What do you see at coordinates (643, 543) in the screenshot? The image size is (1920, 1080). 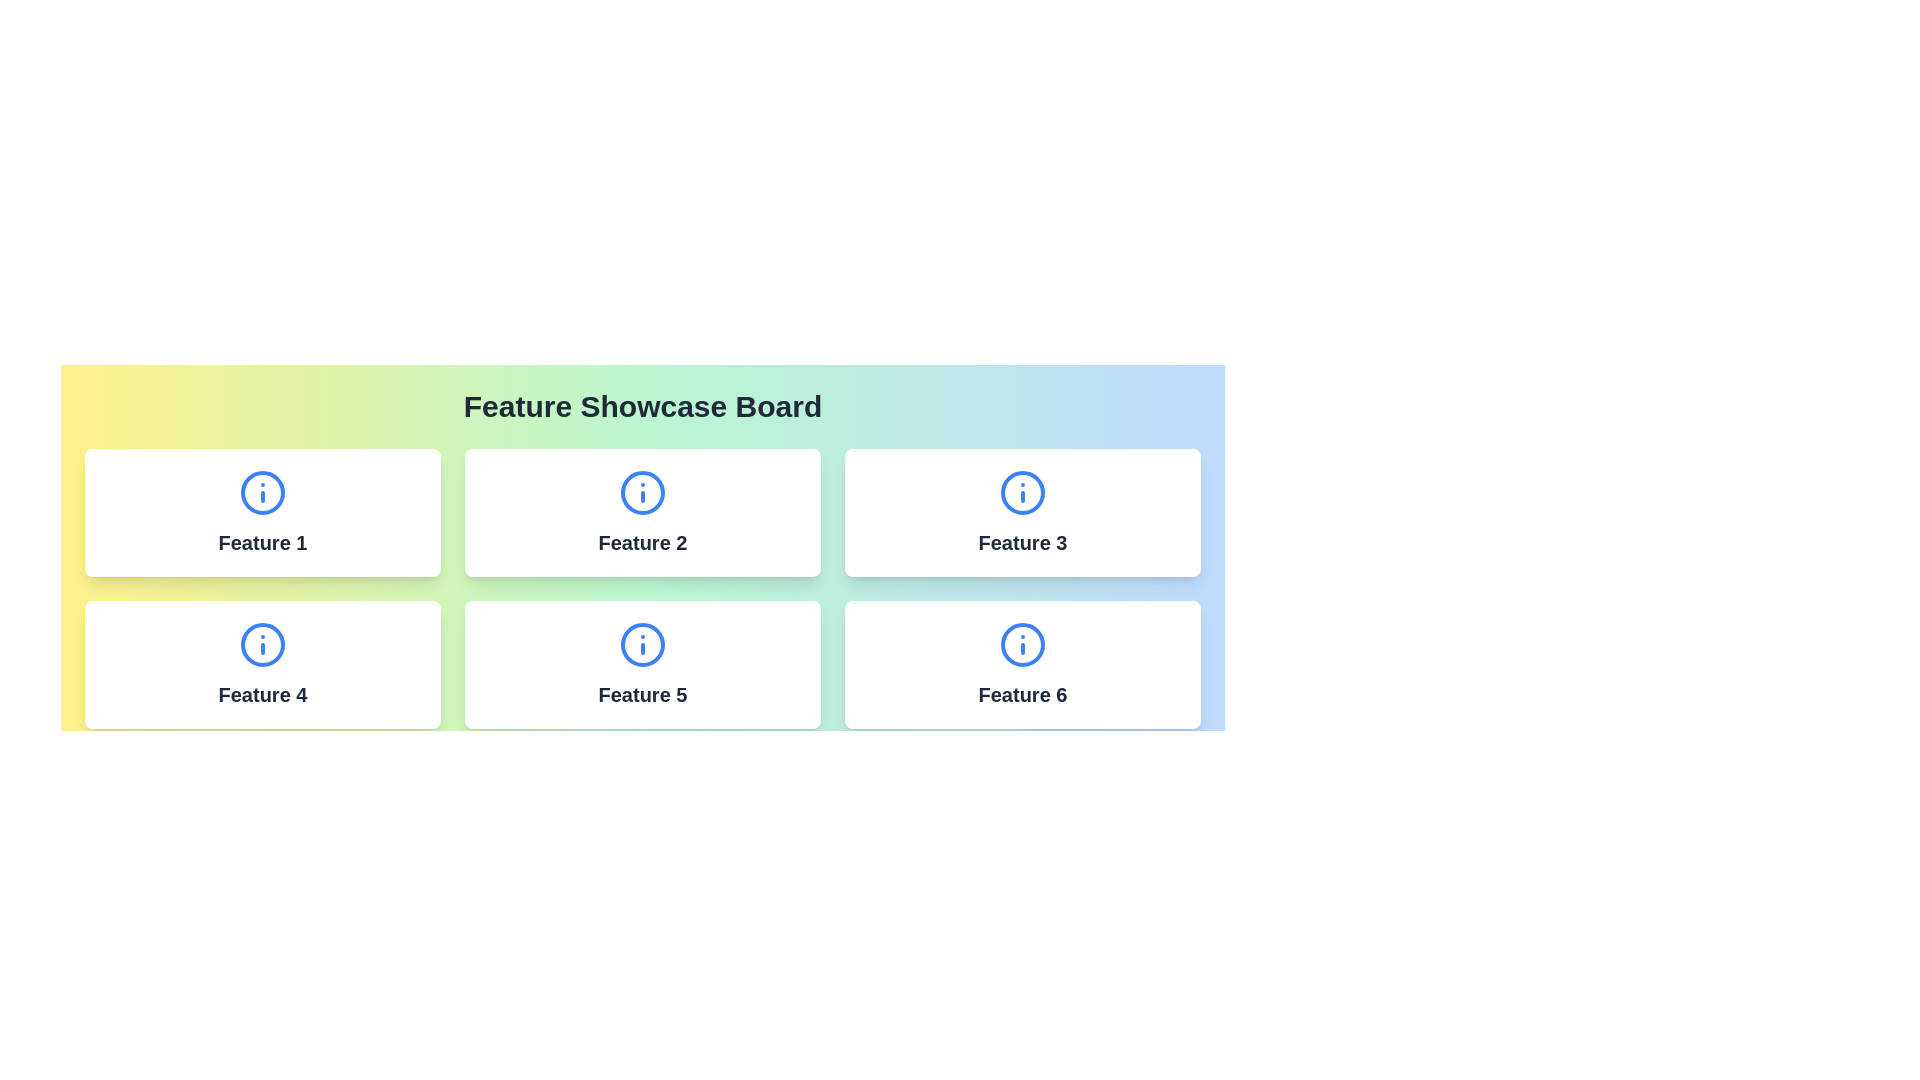 I see `the static text label located below the blue circled 'i' icon in the second column of the first row of a three-column grid layout` at bounding box center [643, 543].